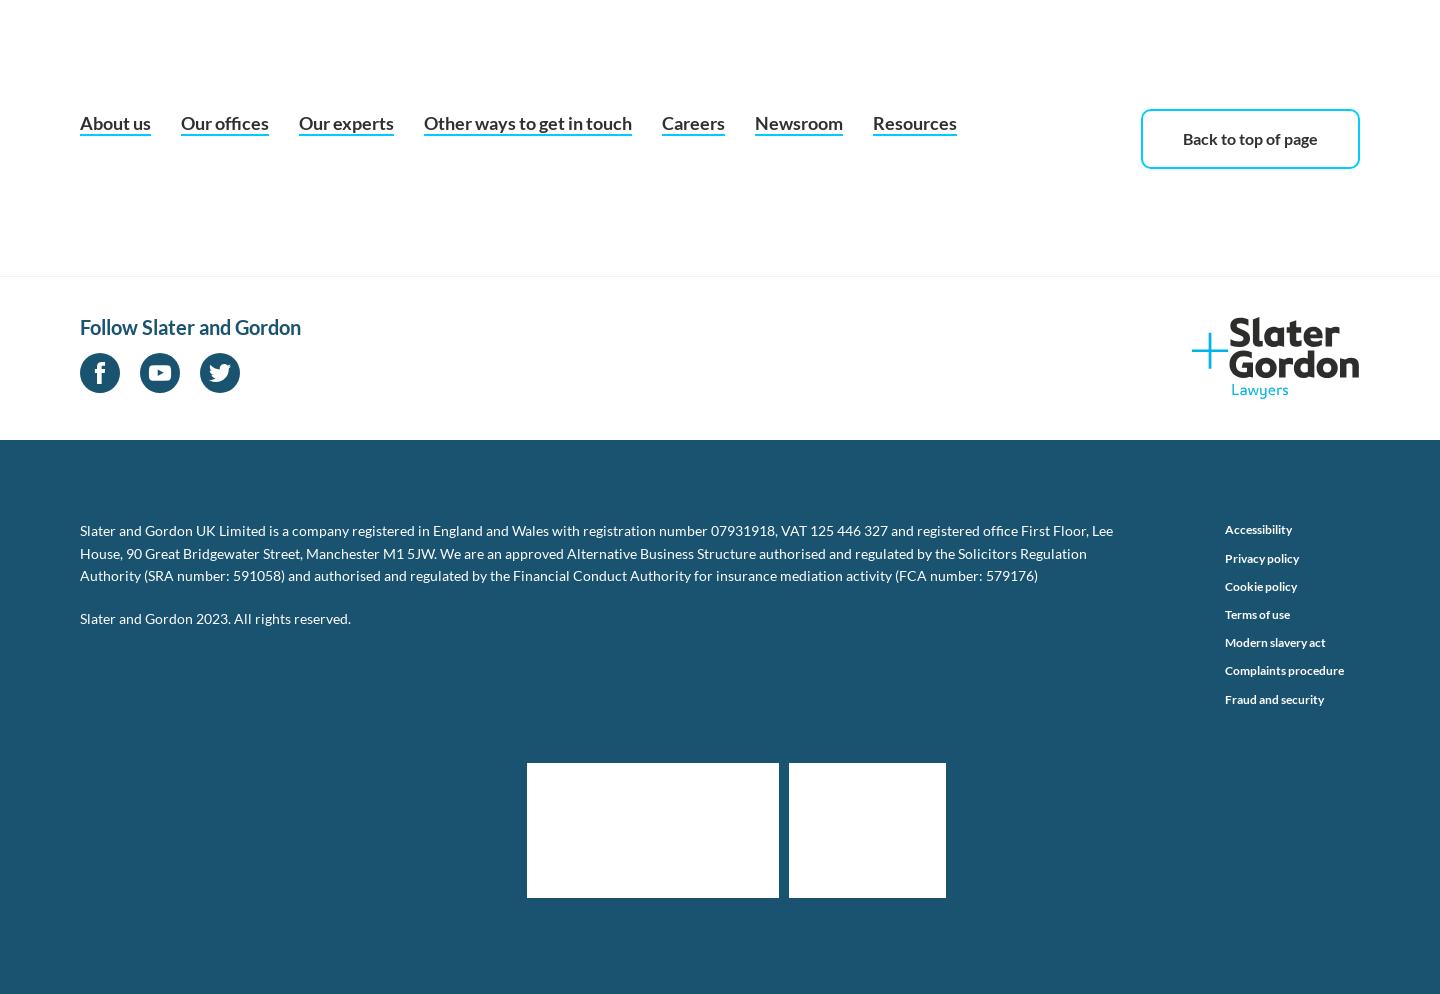  What do you see at coordinates (190, 326) in the screenshot?
I see `'Follow Slater and Gordon'` at bounding box center [190, 326].